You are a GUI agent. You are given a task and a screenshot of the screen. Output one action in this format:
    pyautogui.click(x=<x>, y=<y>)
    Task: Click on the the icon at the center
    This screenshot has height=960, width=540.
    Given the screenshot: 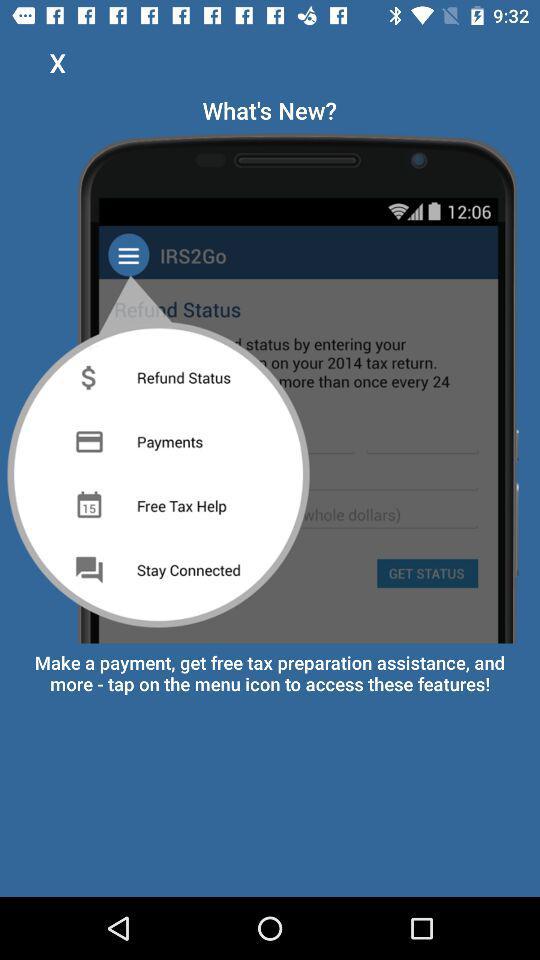 What is the action you would take?
    pyautogui.click(x=270, y=383)
    